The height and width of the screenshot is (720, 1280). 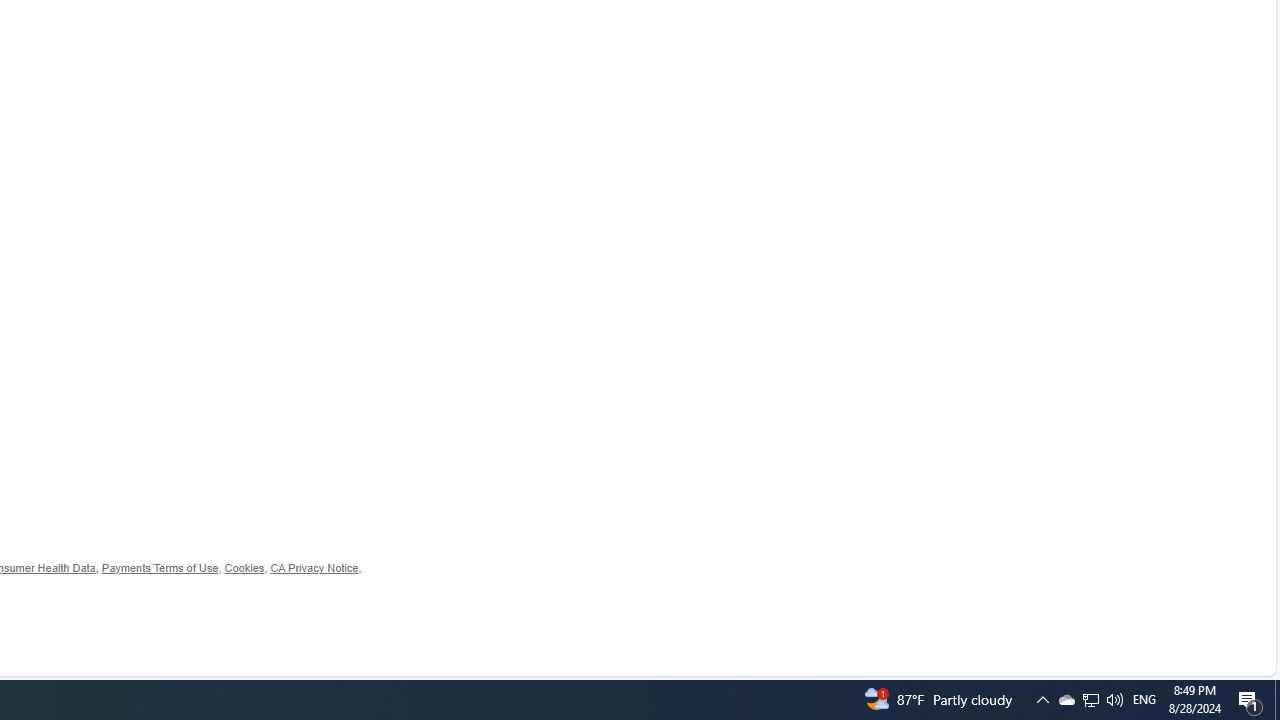 What do you see at coordinates (160, 568) in the screenshot?
I see `'Payments Terms of Use'` at bounding box center [160, 568].